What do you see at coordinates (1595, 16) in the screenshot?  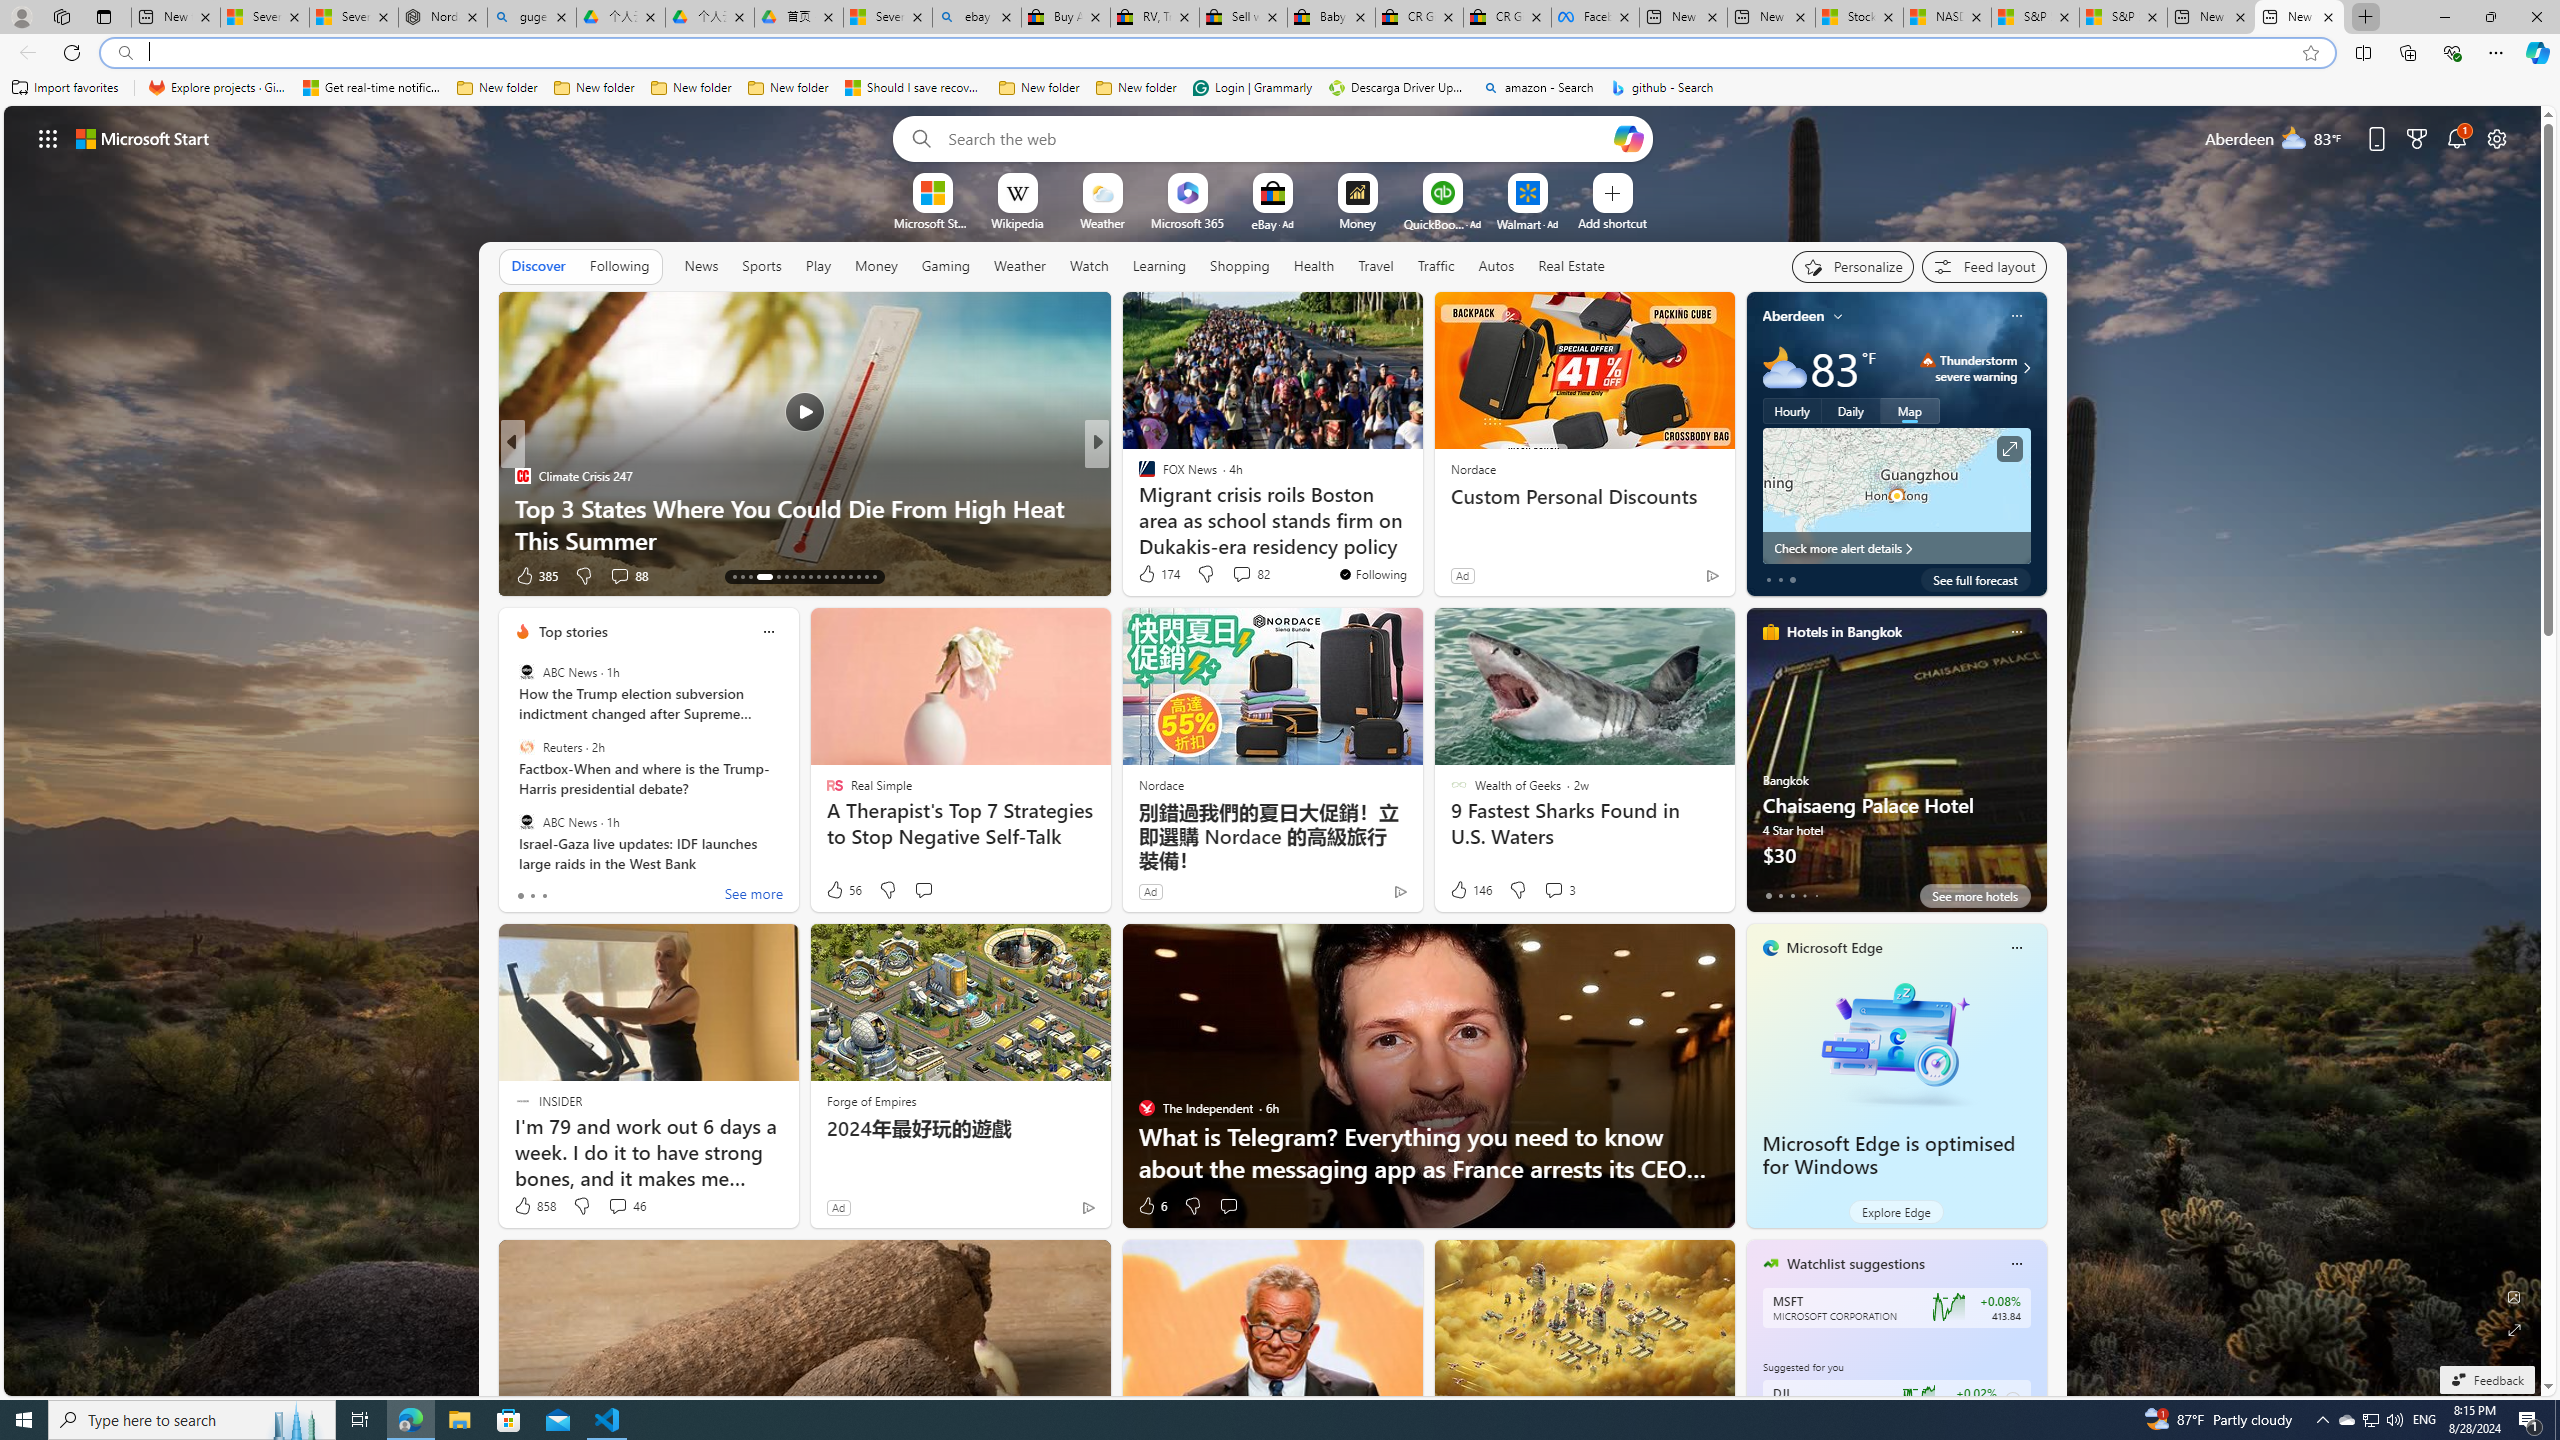 I see `'Facebook'` at bounding box center [1595, 16].